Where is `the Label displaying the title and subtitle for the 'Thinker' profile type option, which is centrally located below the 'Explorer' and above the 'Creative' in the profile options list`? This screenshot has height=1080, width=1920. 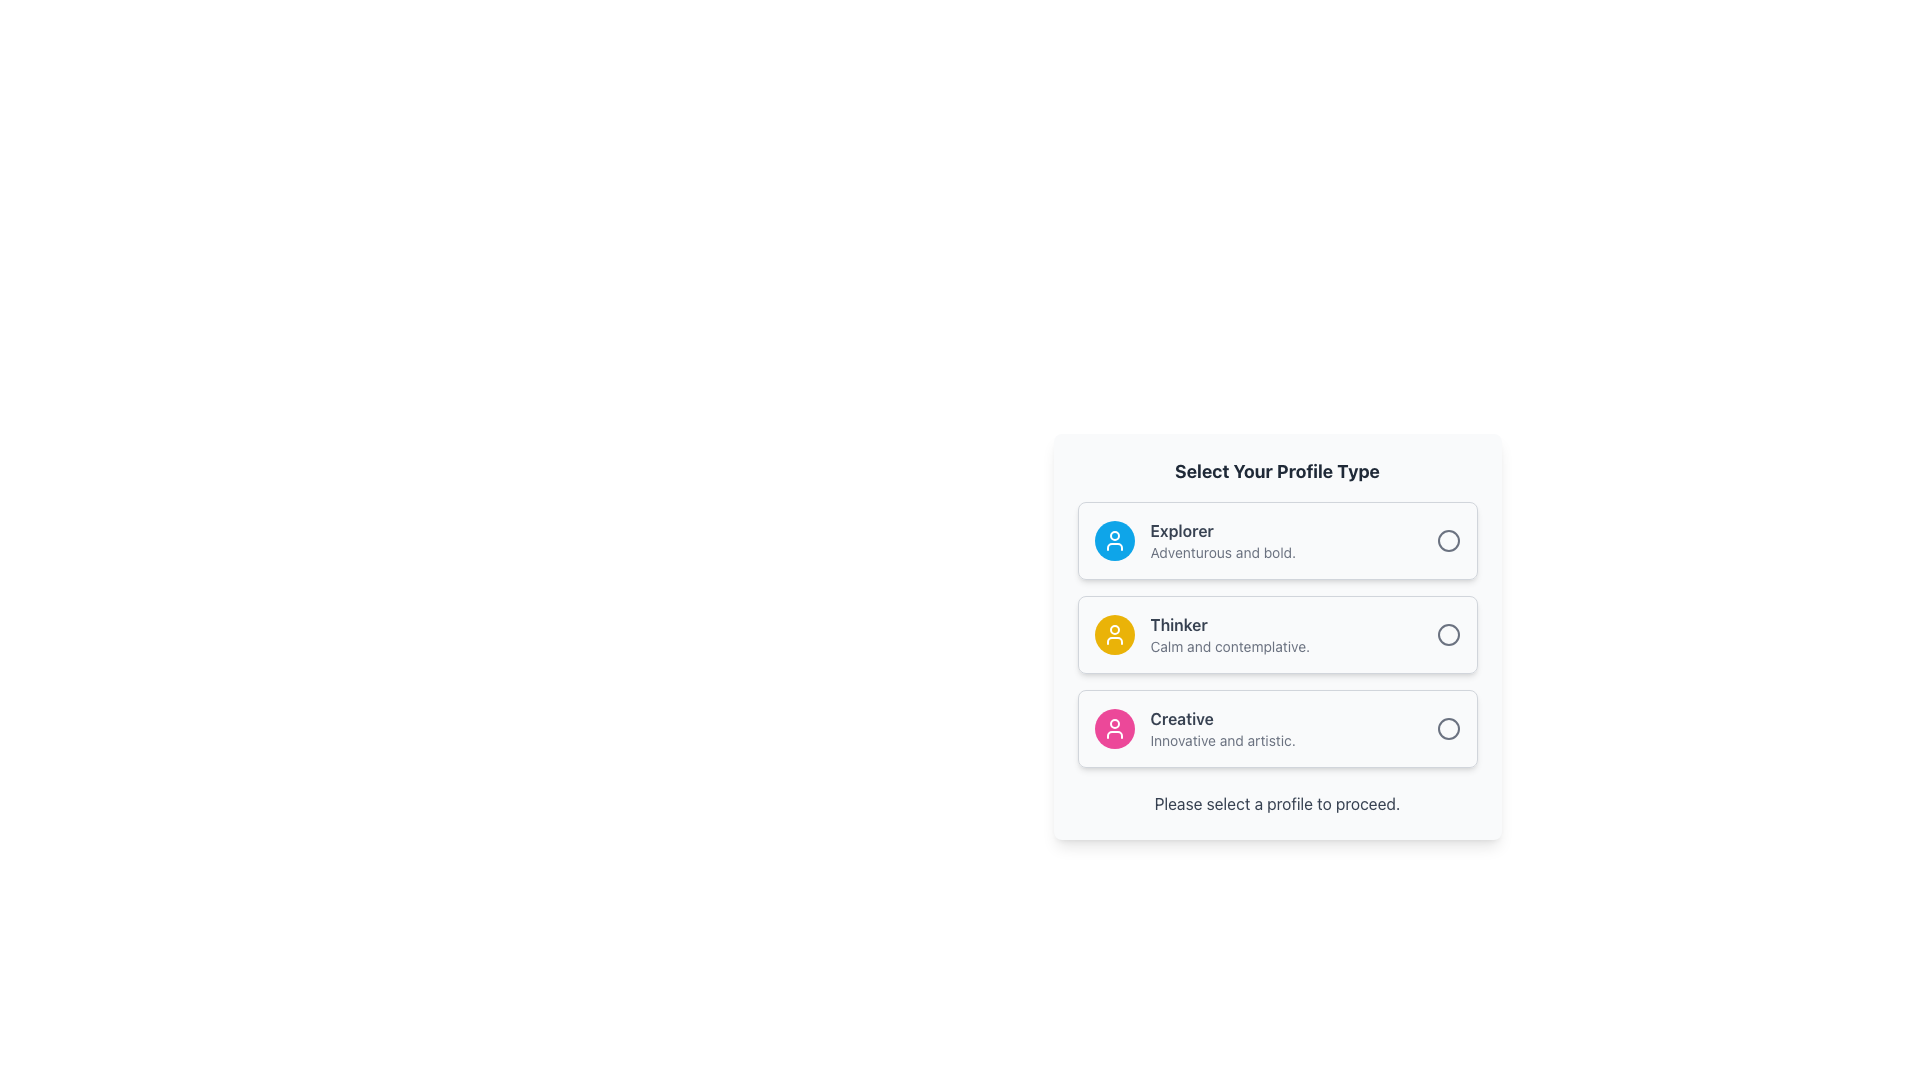 the Label displaying the title and subtitle for the 'Thinker' profile type option, which is centrally located below the 'Explorer' and above the 'Creative' in the profile options list is located at coordinates (1293, 635).